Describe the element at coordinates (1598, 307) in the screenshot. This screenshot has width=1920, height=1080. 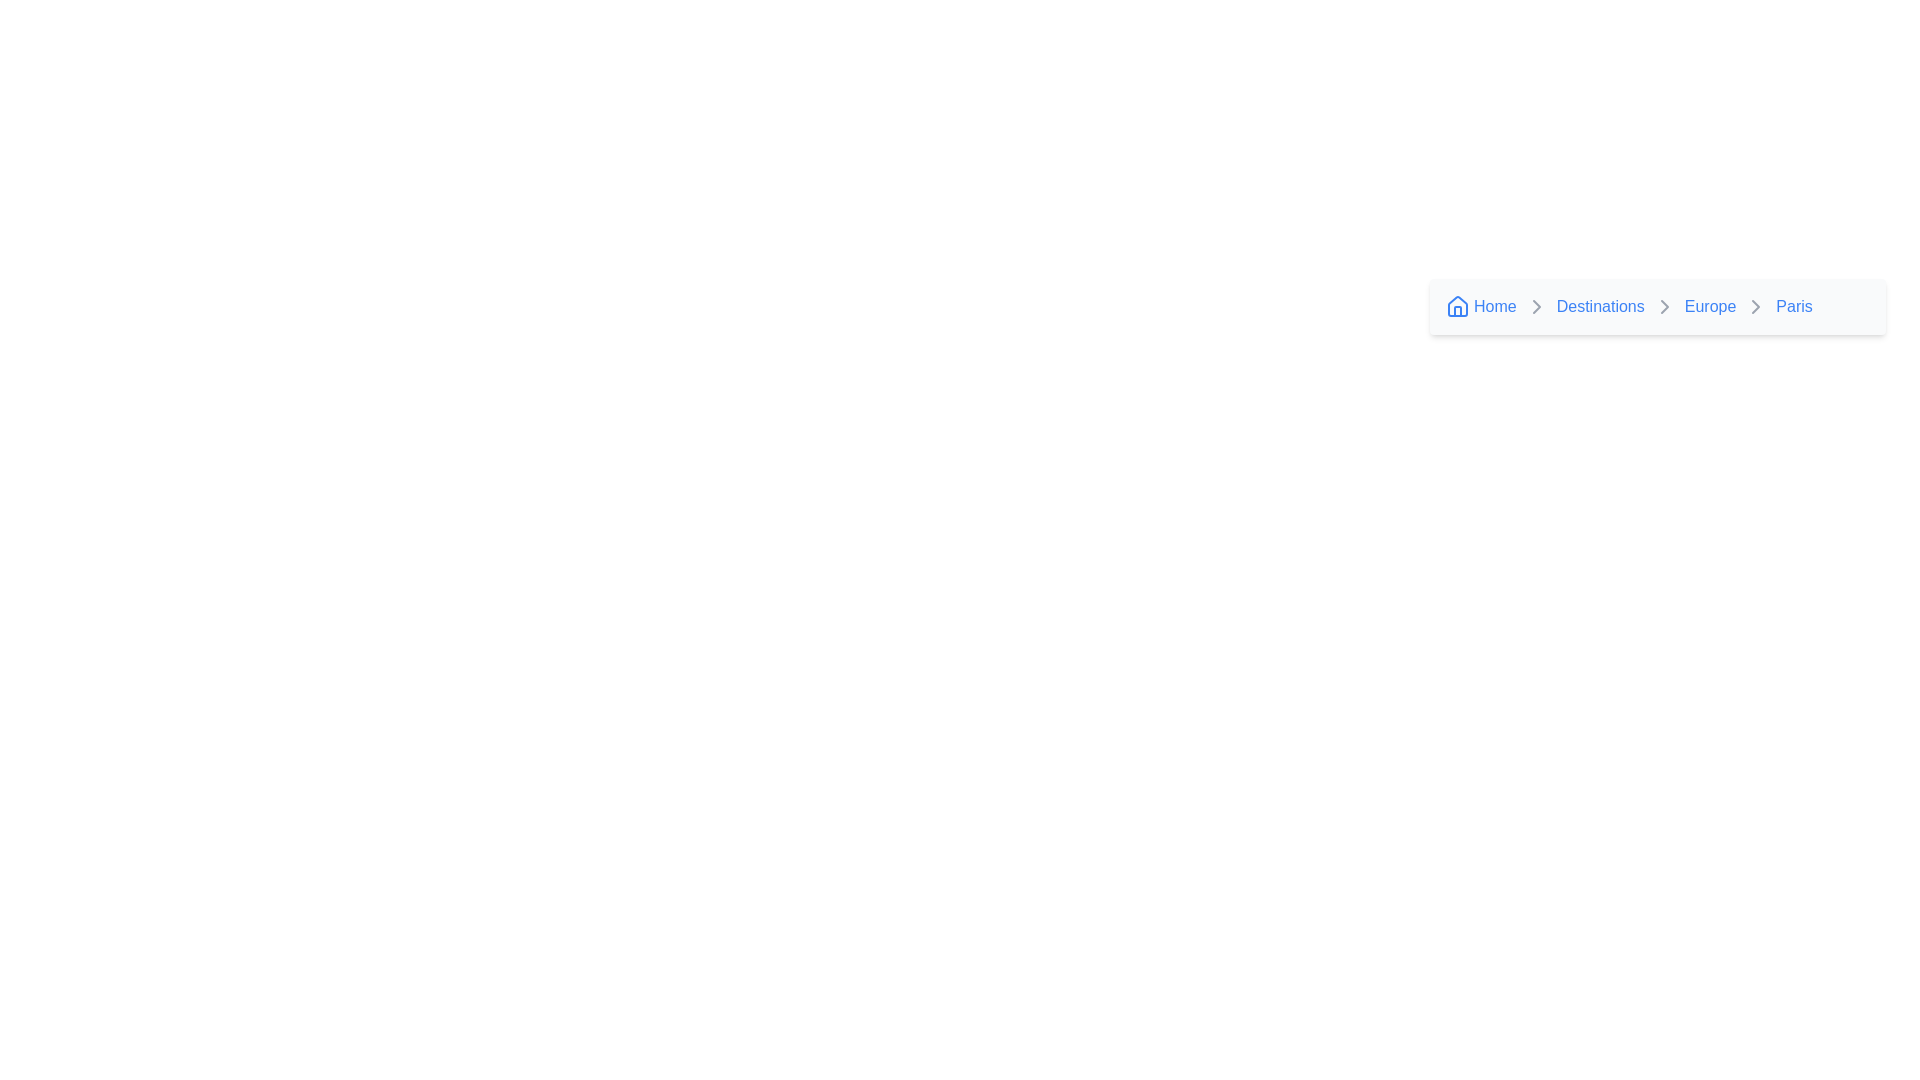
I see `the hyperlink in the breadcrumb navigation bar that is positioned between the 'Home' and 'Europe' labels` at that location.